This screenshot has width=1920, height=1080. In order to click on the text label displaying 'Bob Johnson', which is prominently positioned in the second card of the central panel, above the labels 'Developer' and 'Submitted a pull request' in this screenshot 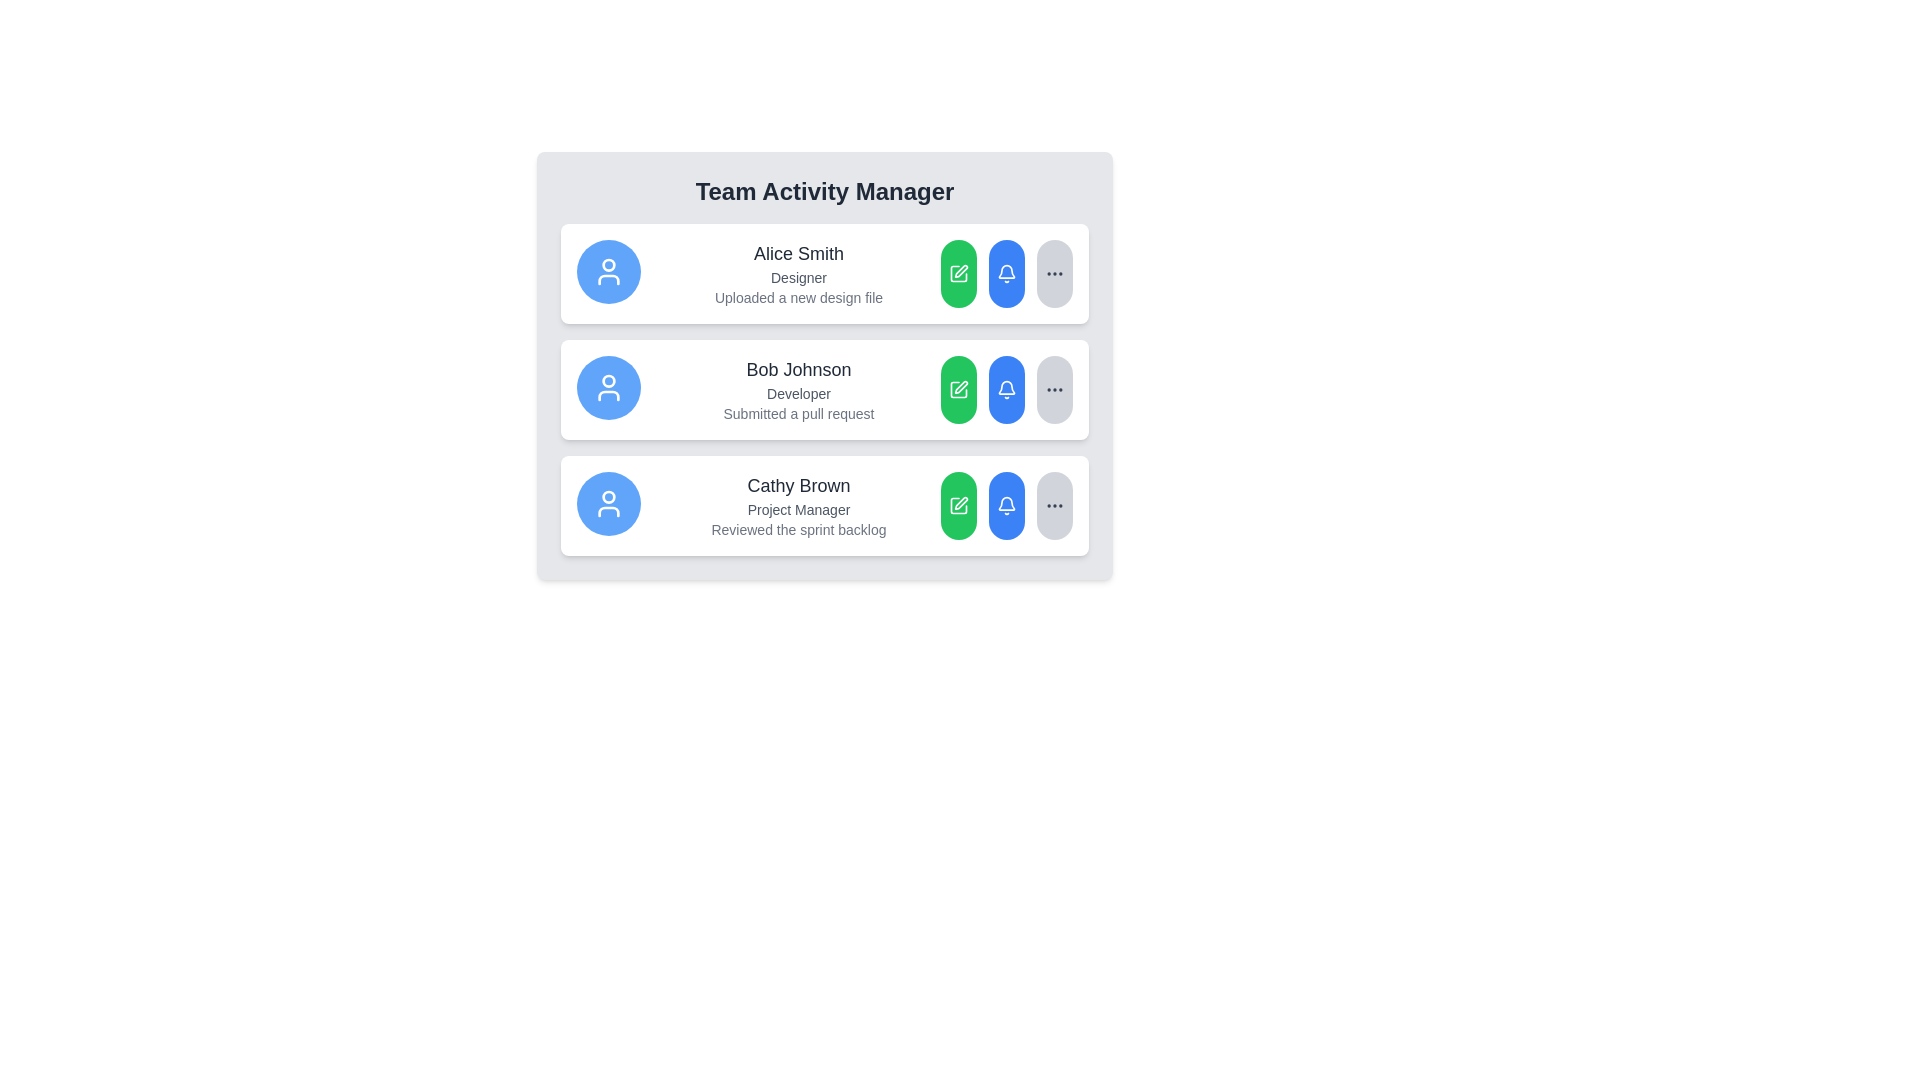, I will do `click(797, 370)`.